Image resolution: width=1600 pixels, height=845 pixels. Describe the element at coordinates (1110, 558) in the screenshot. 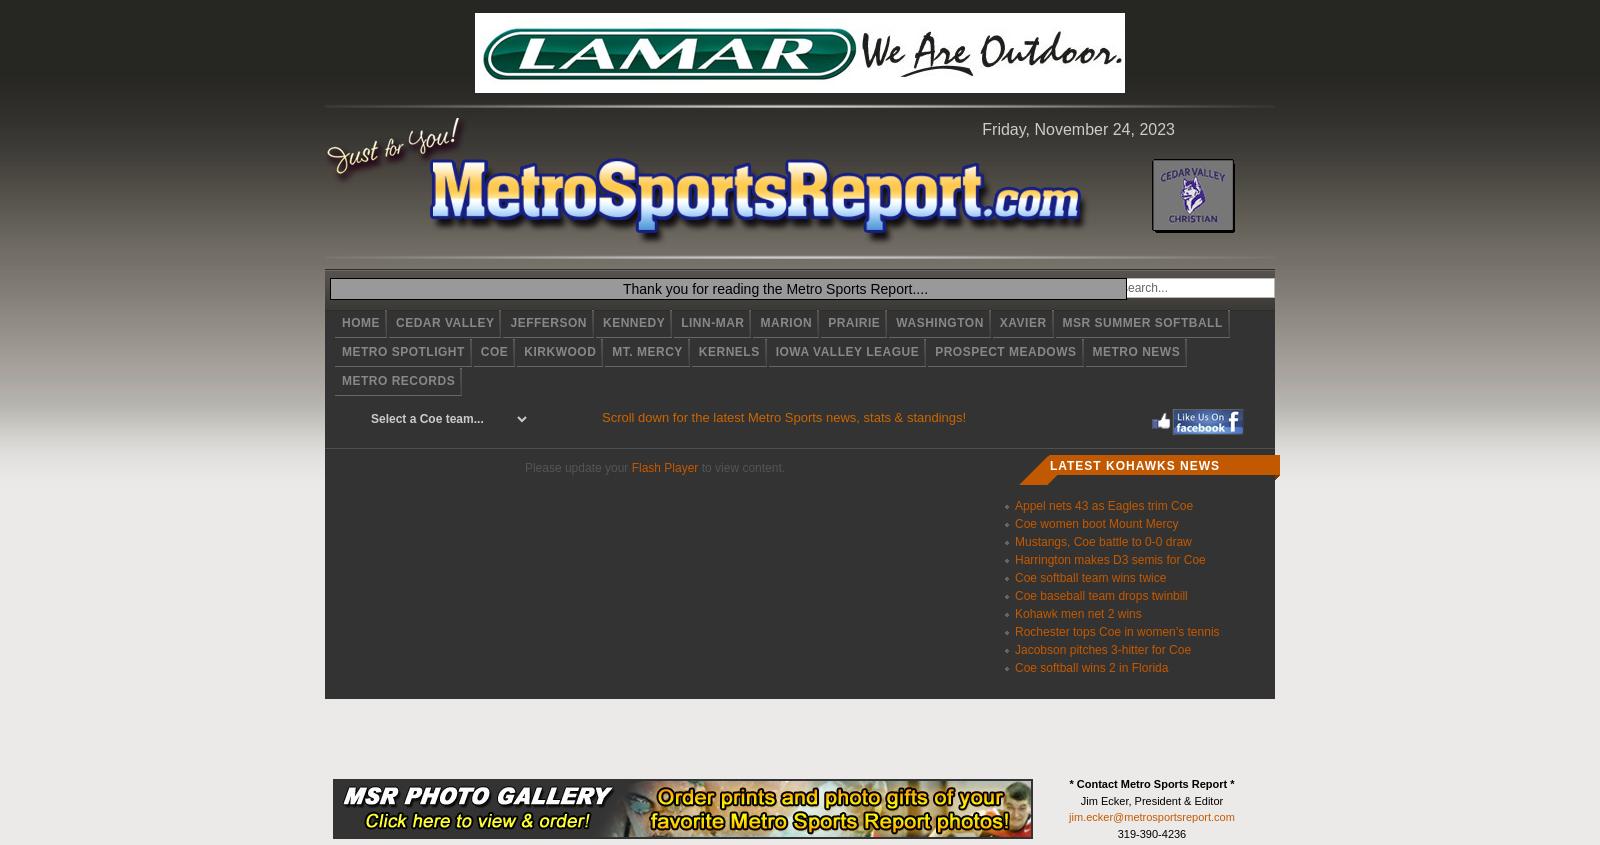

I see `'Harrington makes D3 semis for Coe'` at that location.